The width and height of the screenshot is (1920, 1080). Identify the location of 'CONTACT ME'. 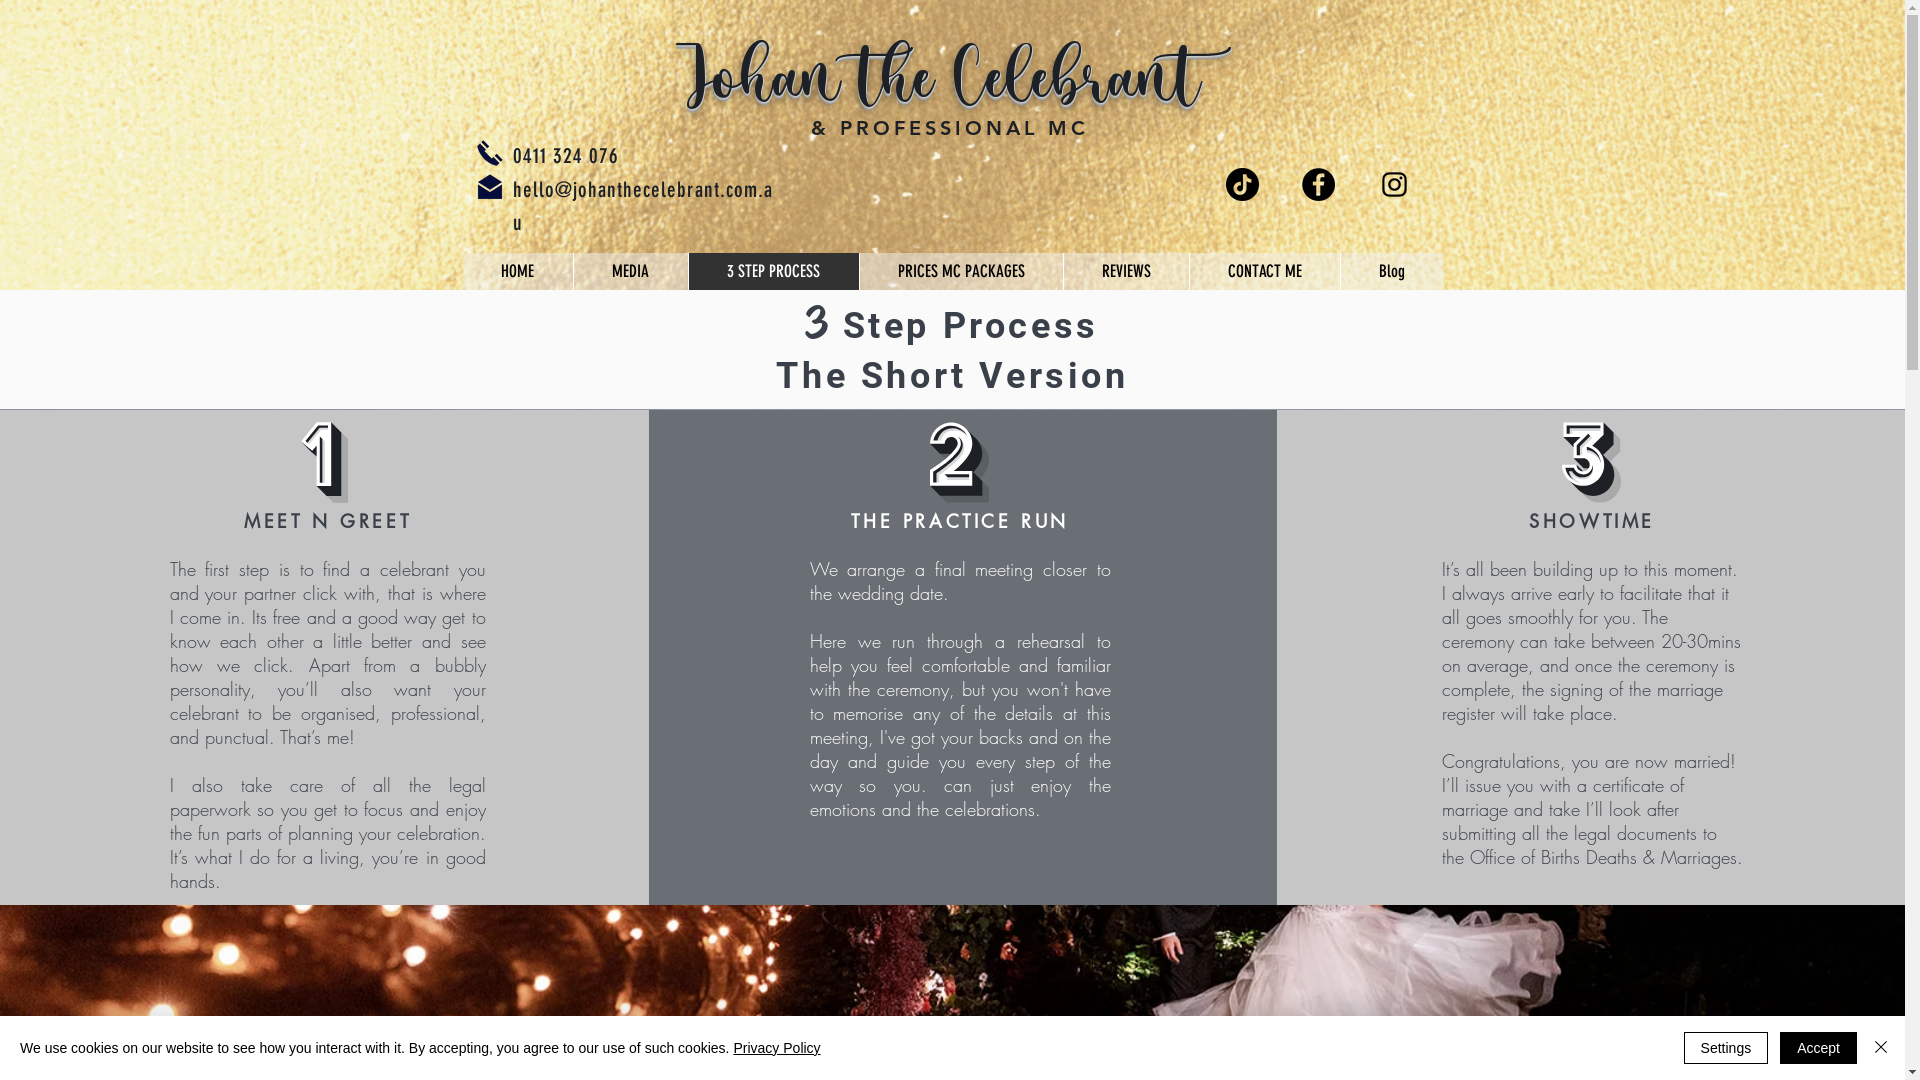
(1262, 271).